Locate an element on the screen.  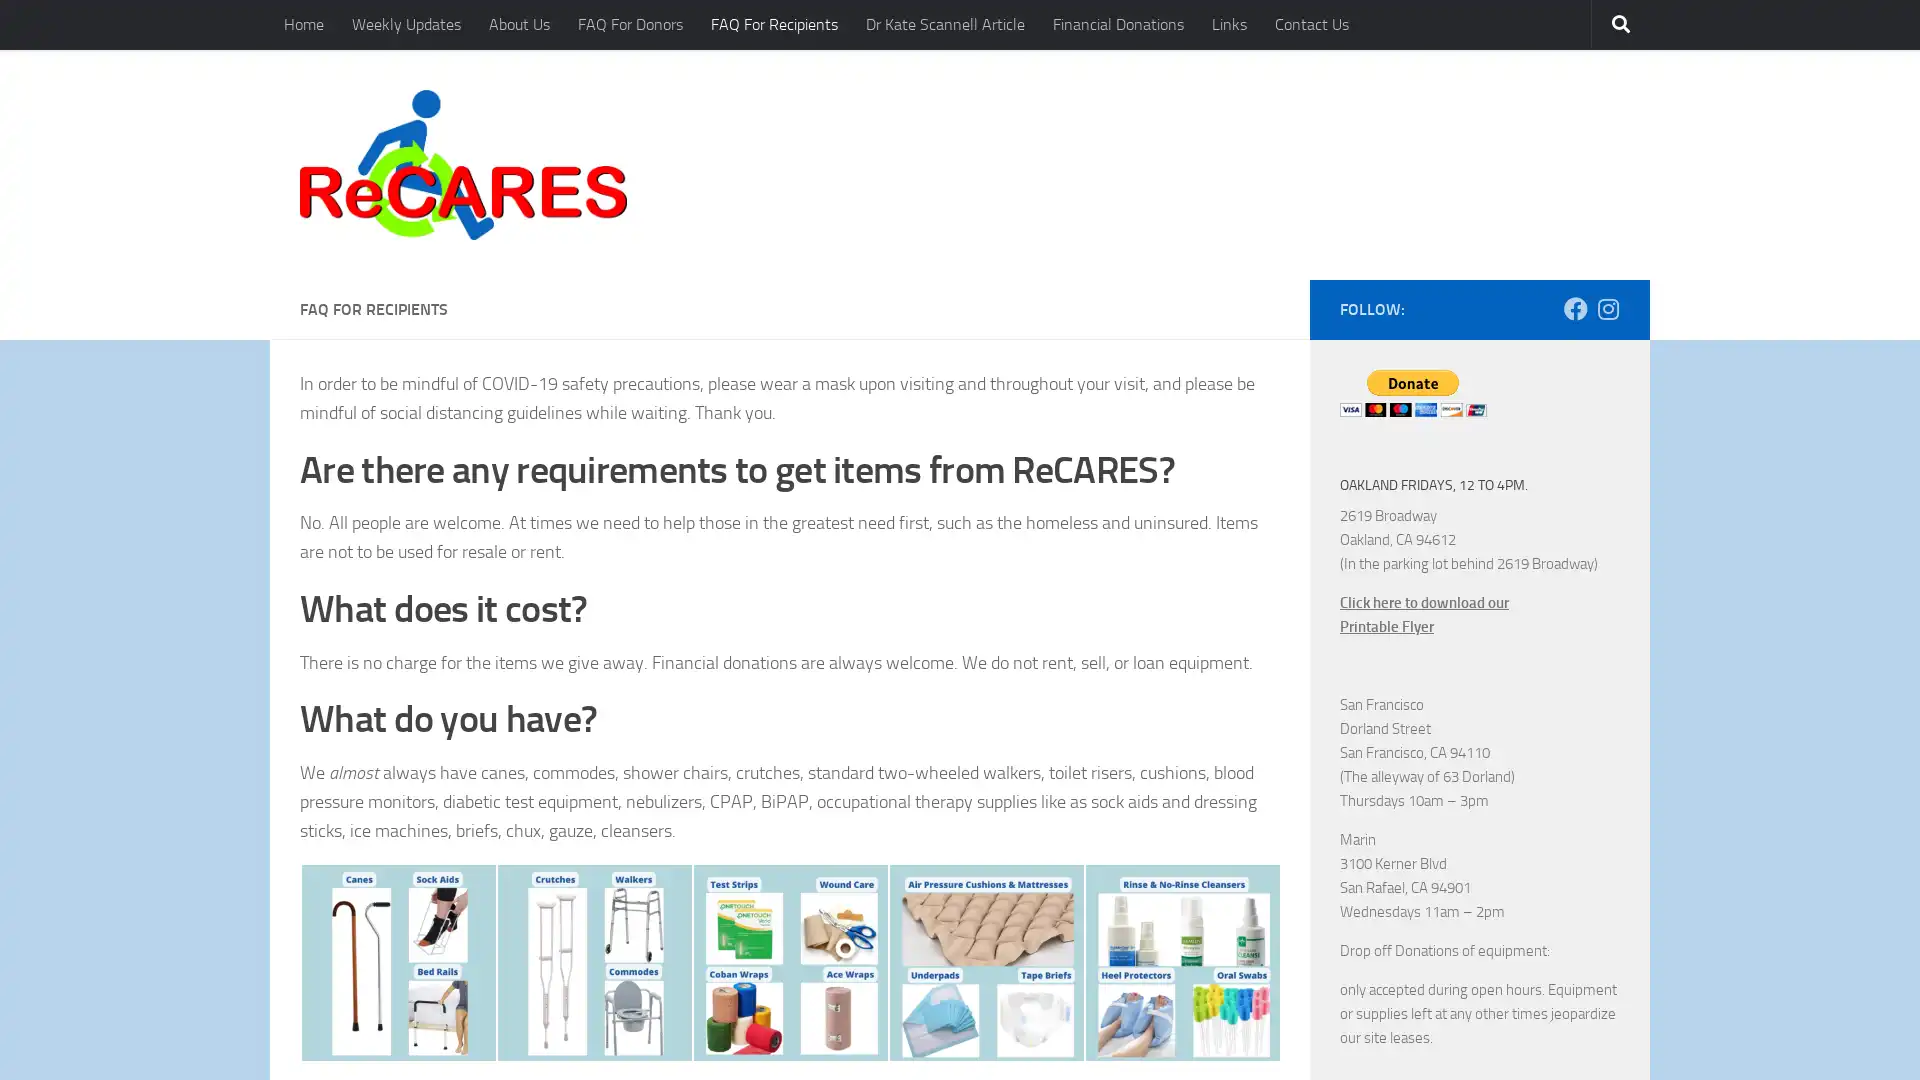
Donate with PayPal button is located at coordinates (1412, 392).